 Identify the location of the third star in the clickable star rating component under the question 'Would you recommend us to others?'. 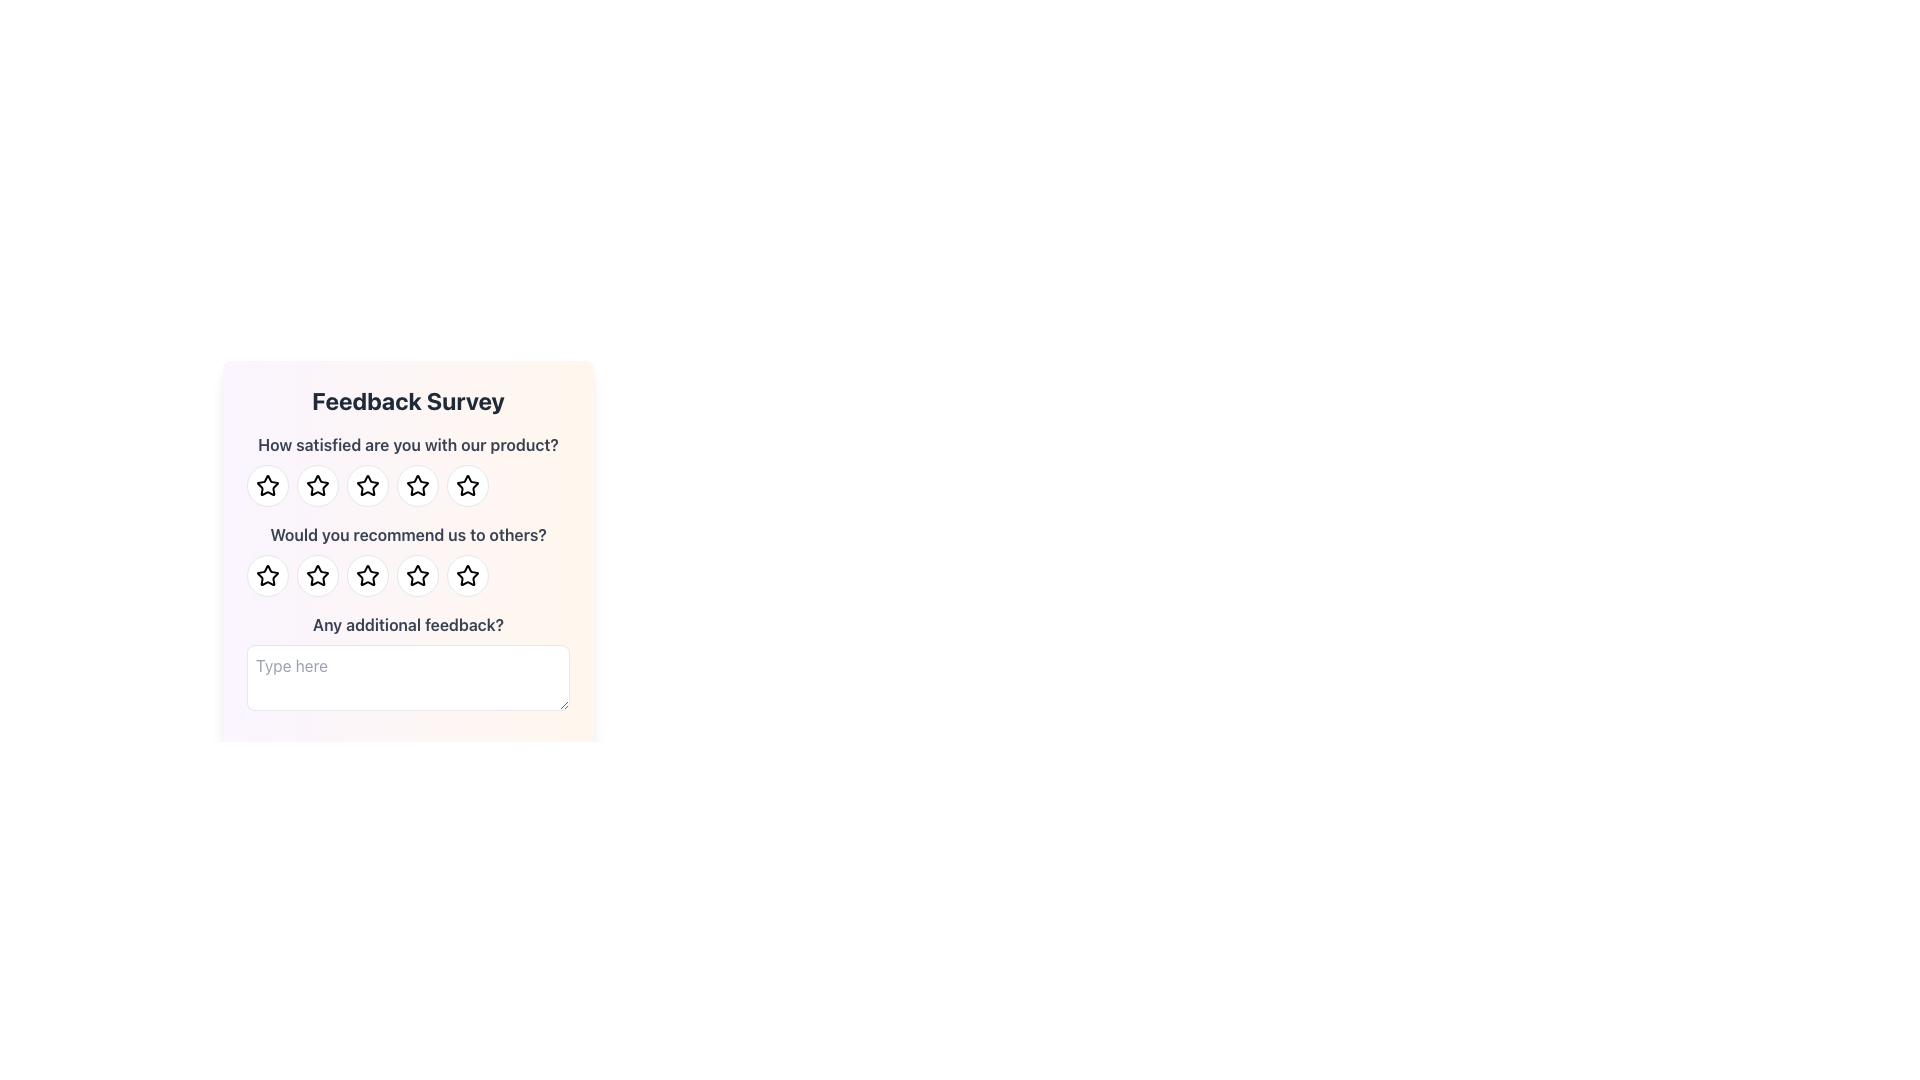
(368, 575).